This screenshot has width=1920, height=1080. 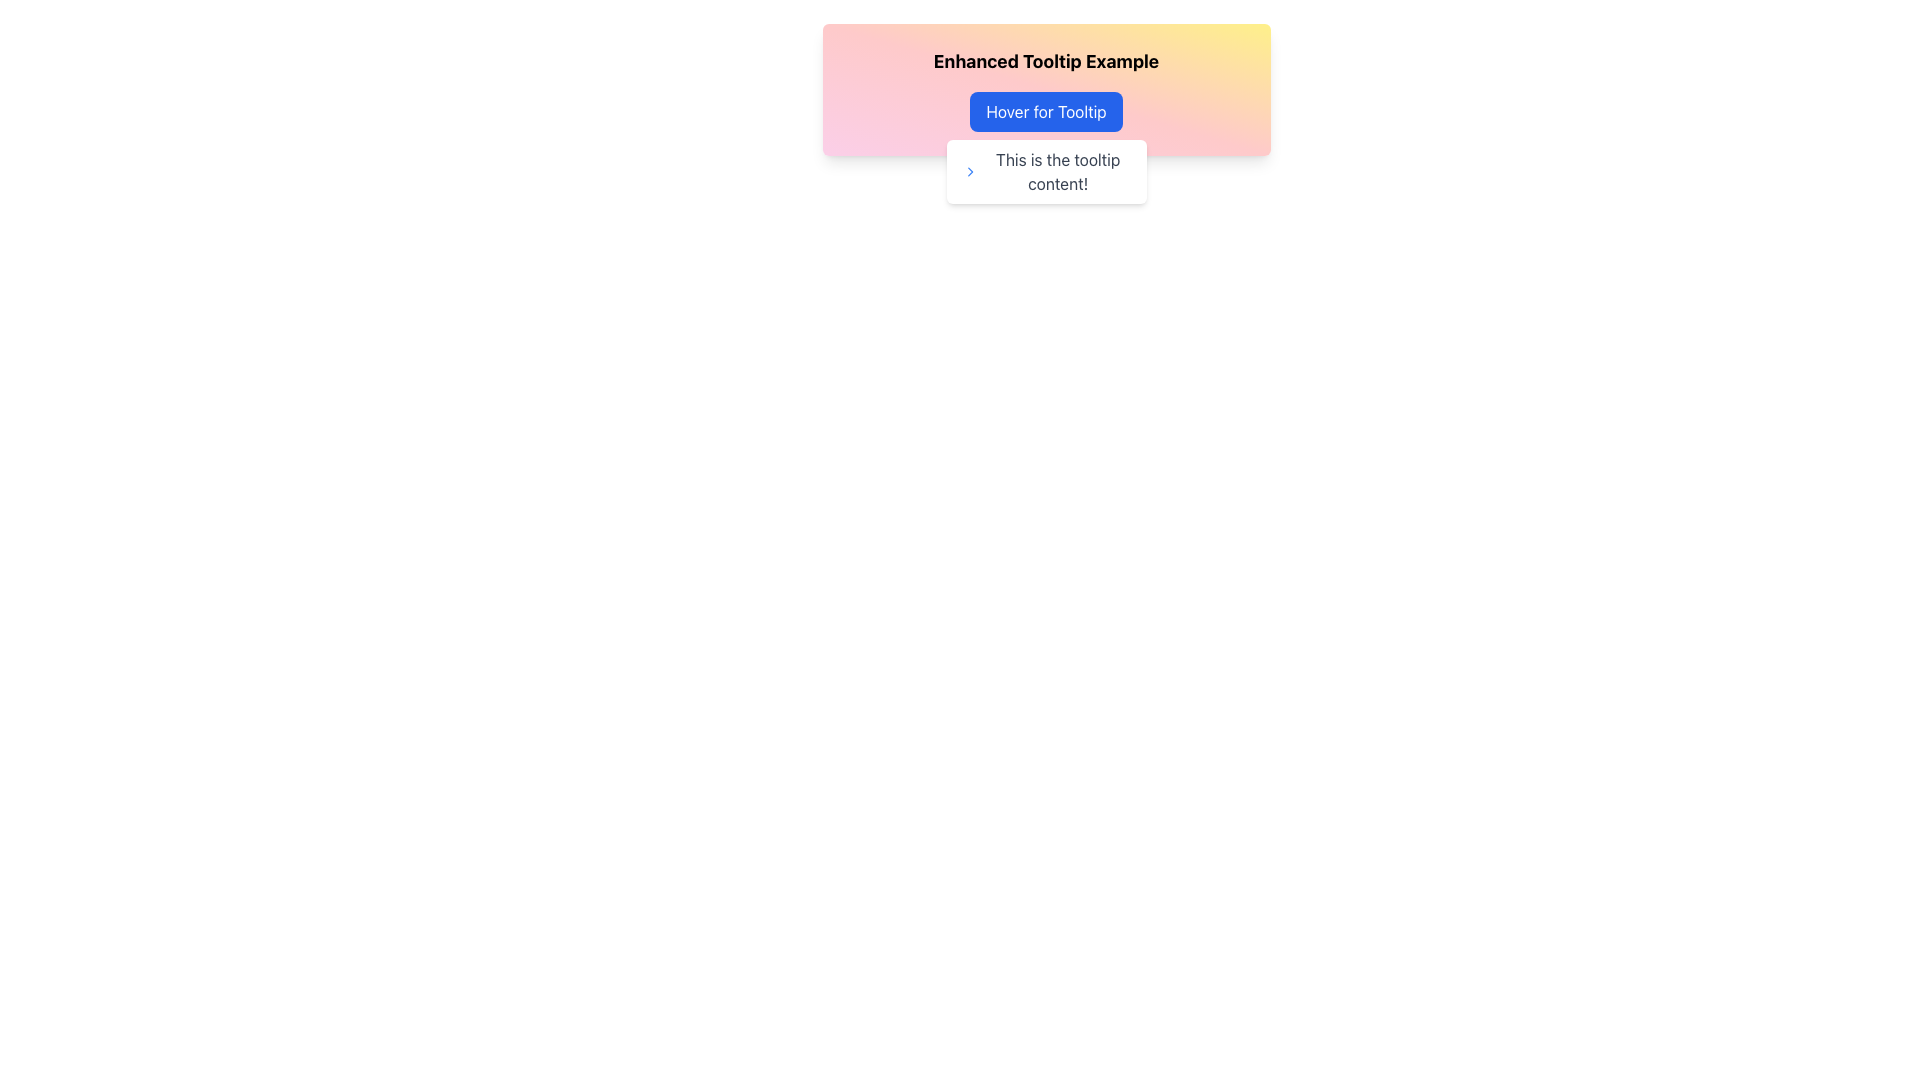 What do you see at coordinates (970, 171) in the screenshot?
I see `the blue right-facing chevron SVG icon located at the left side of the tooltip panel, preceding the text 'This is the tooltip content!'` at bounding box center [970, 171].